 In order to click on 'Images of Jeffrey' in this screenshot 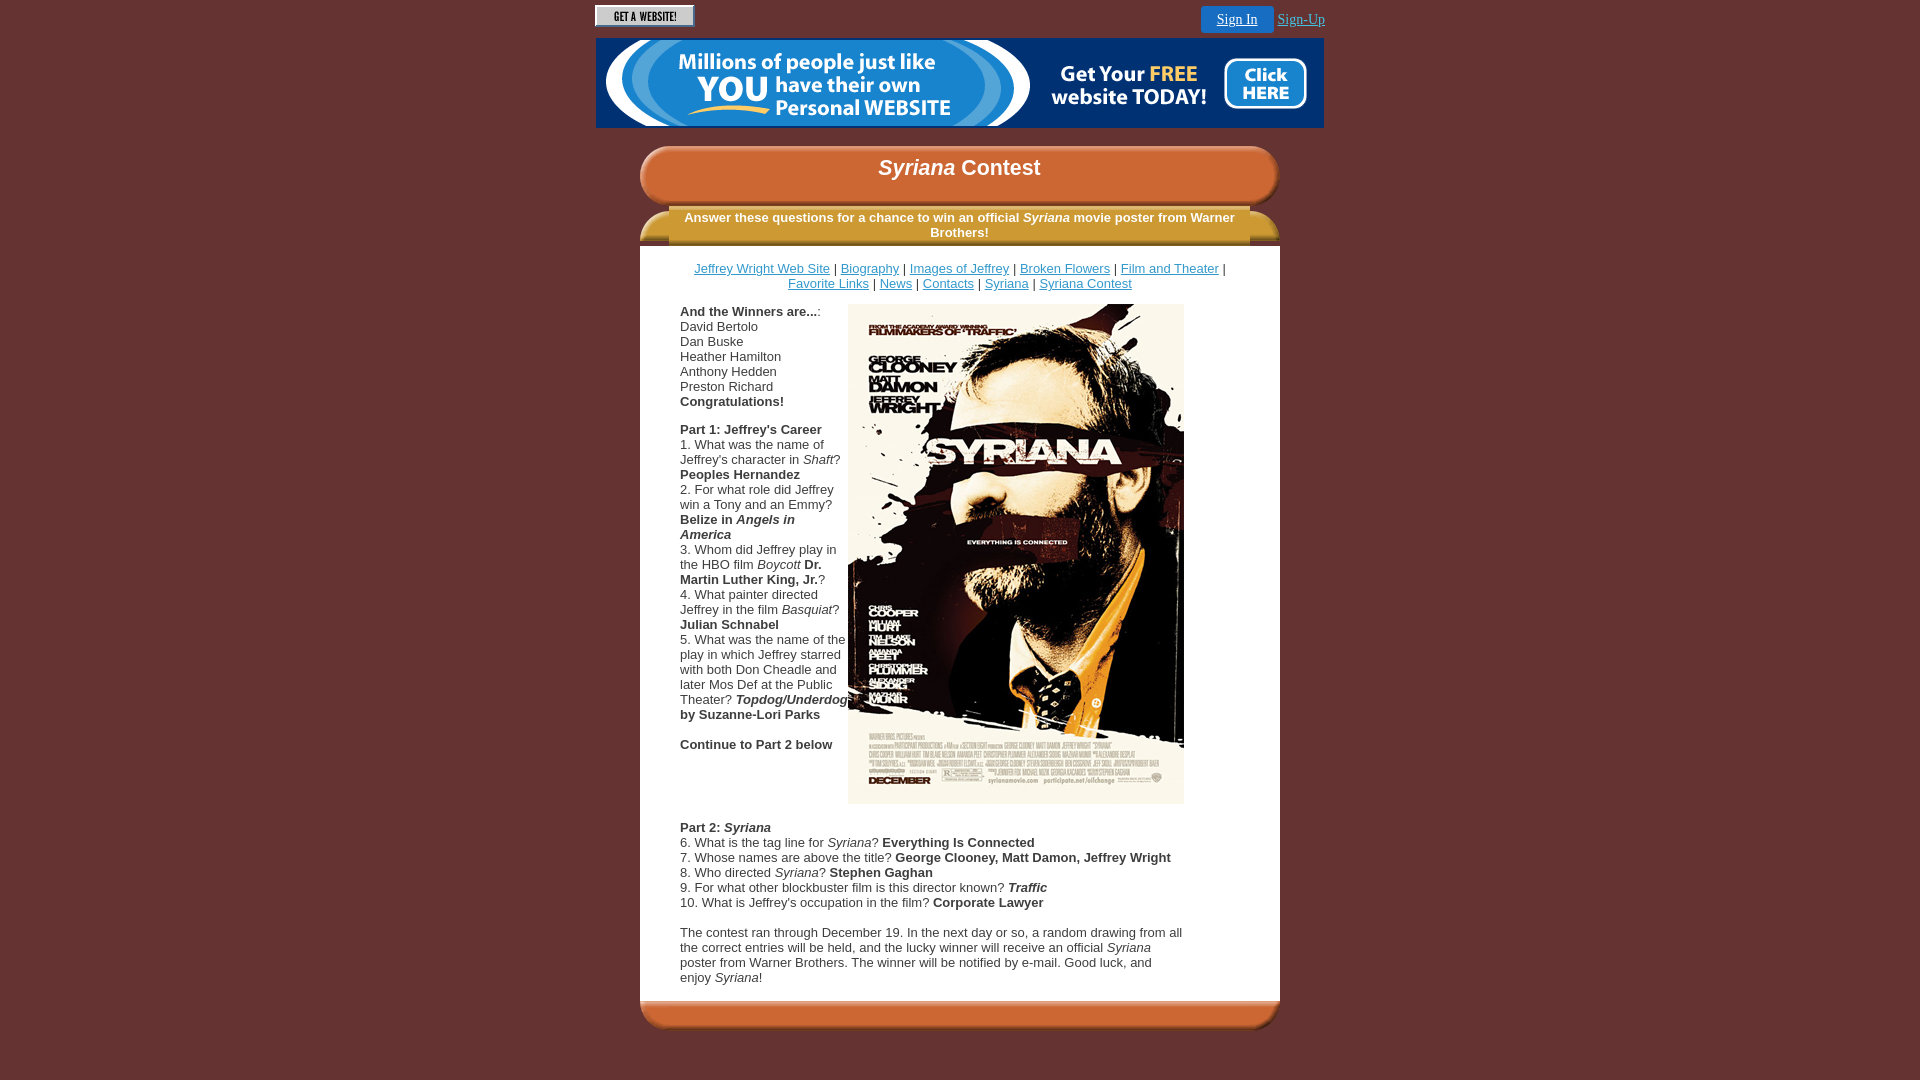, I will do `click(909, 267)`.